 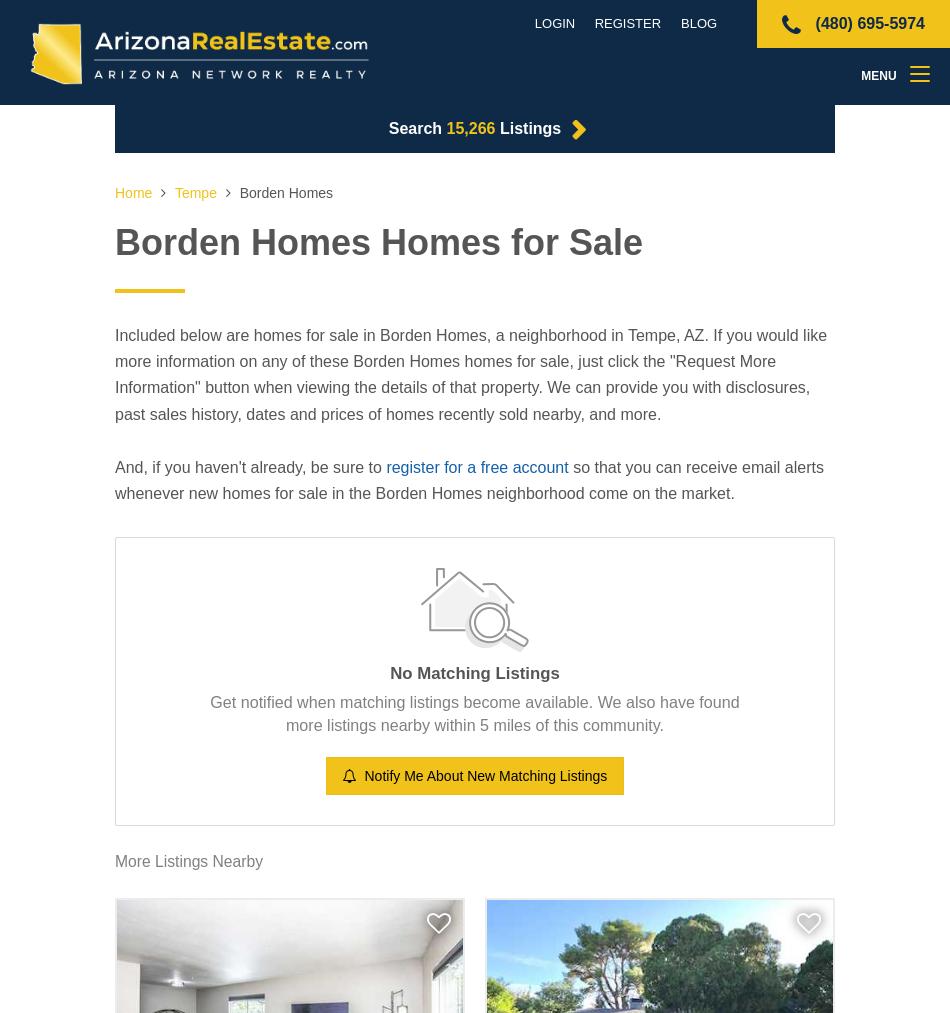 What do you see at coordinates (282, 192) in the screenshot?
I see `'Borden Homes'` at bounding box center [282, 192].